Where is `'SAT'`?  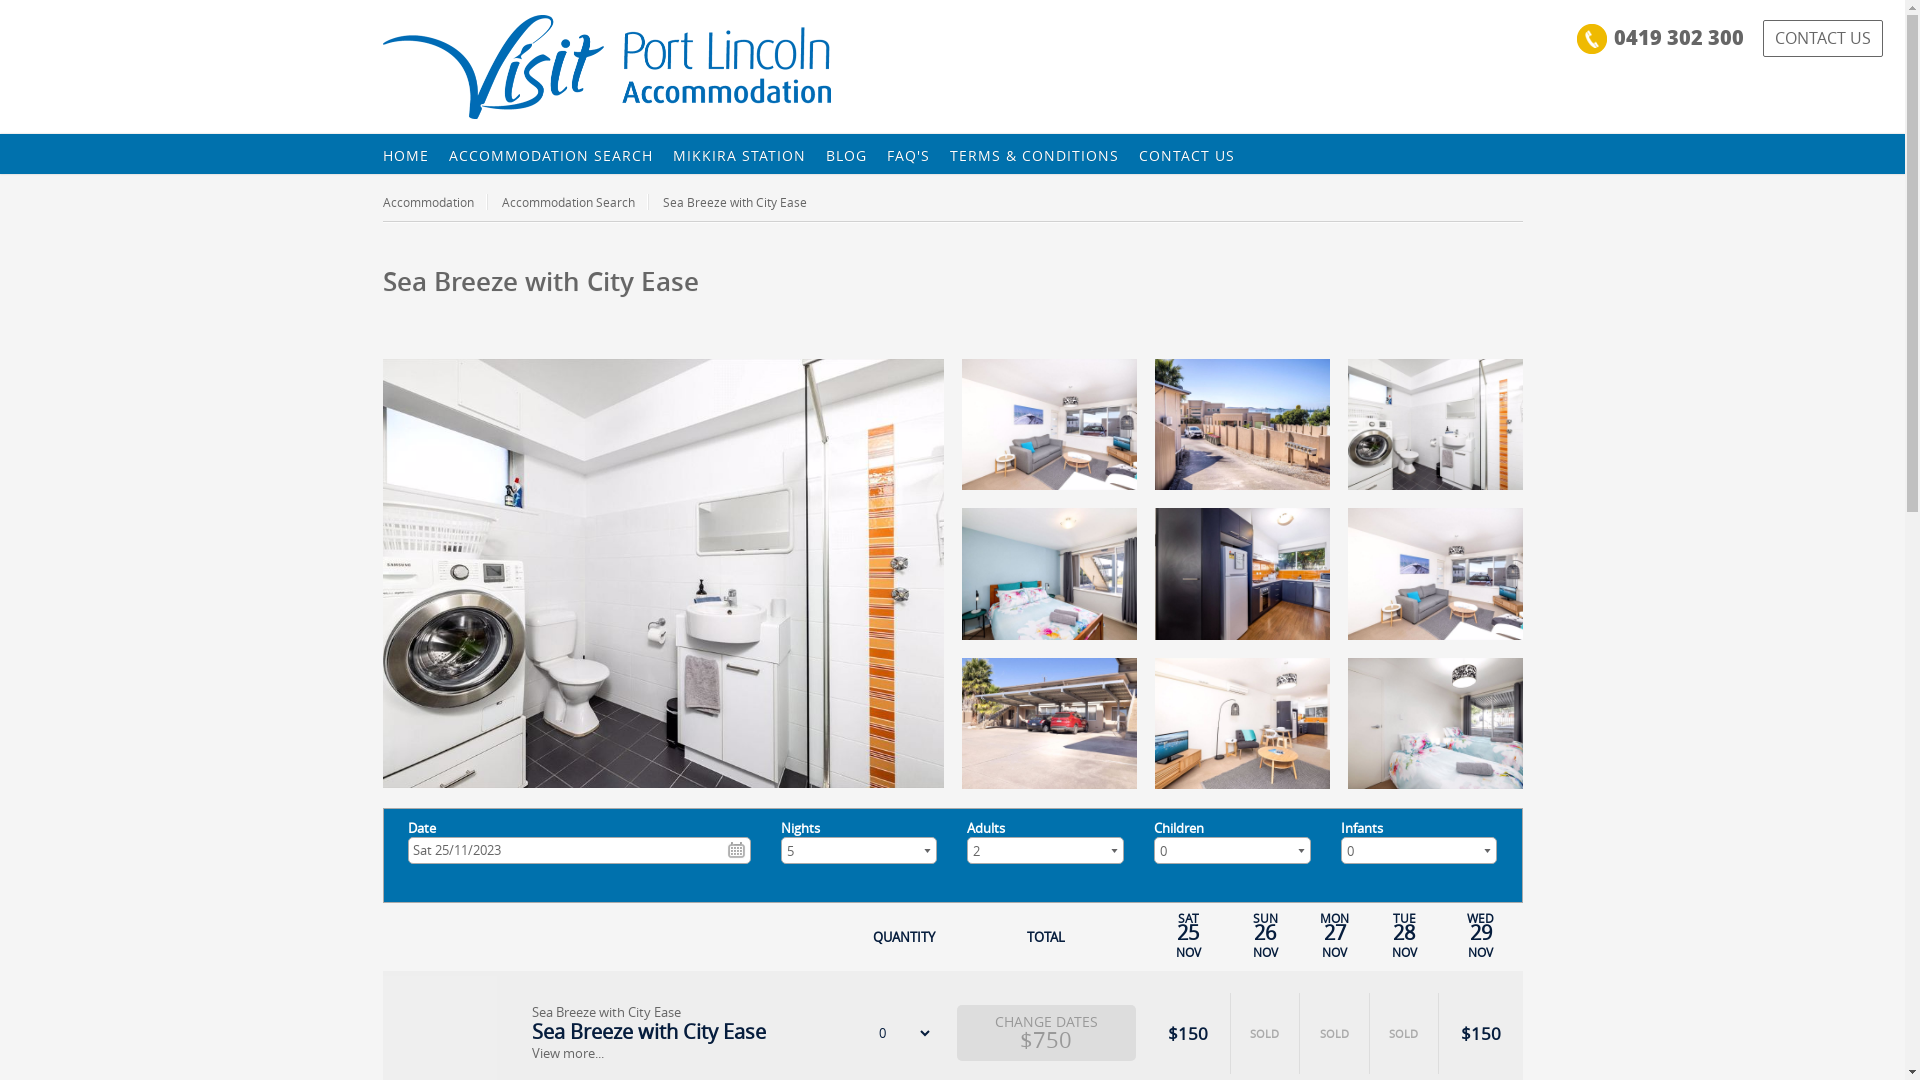 'SAT' is located at coordinates (1146, 918).